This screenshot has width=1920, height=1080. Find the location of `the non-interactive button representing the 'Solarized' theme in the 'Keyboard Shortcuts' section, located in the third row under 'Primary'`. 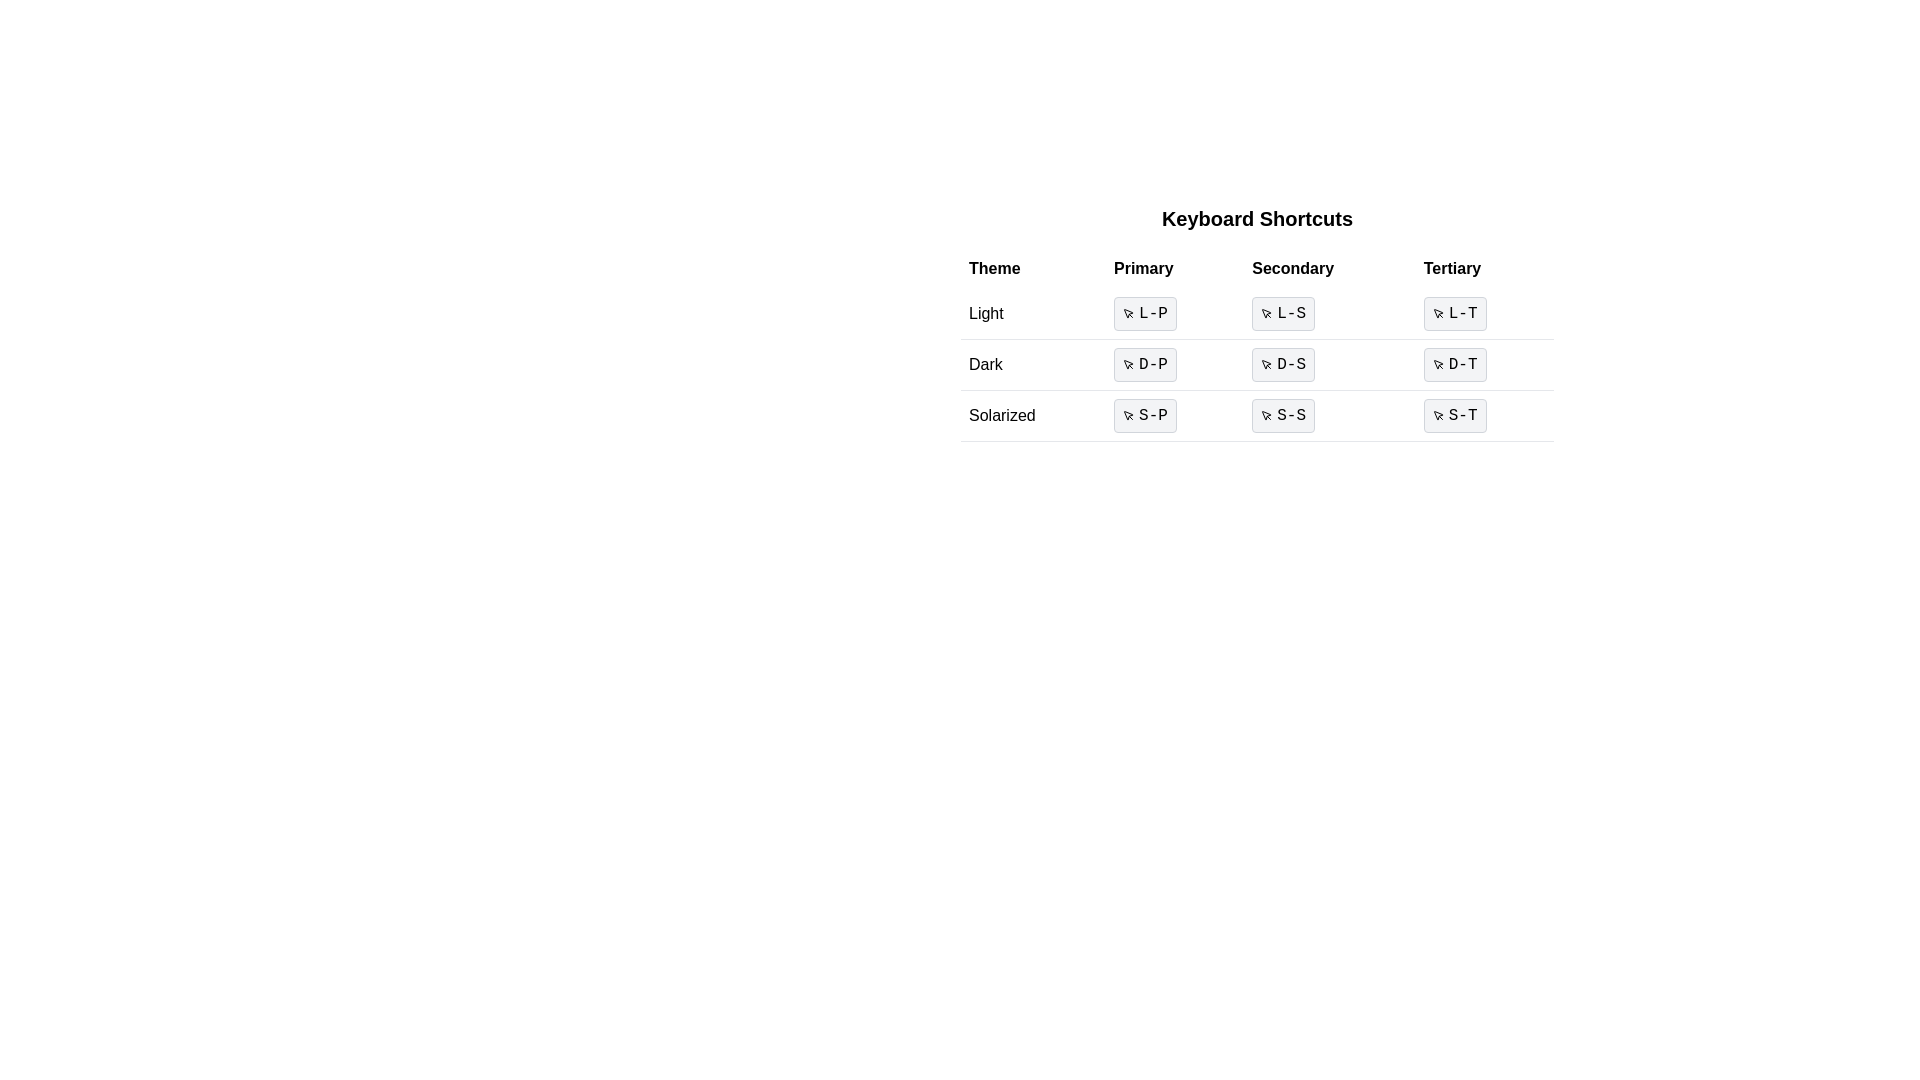

the non-interactive button representing the 'Solarized' theme in the 'Keyboard Shortcuts' section, located in the third row under 'Primary' is located at coordinates (1175, 415).